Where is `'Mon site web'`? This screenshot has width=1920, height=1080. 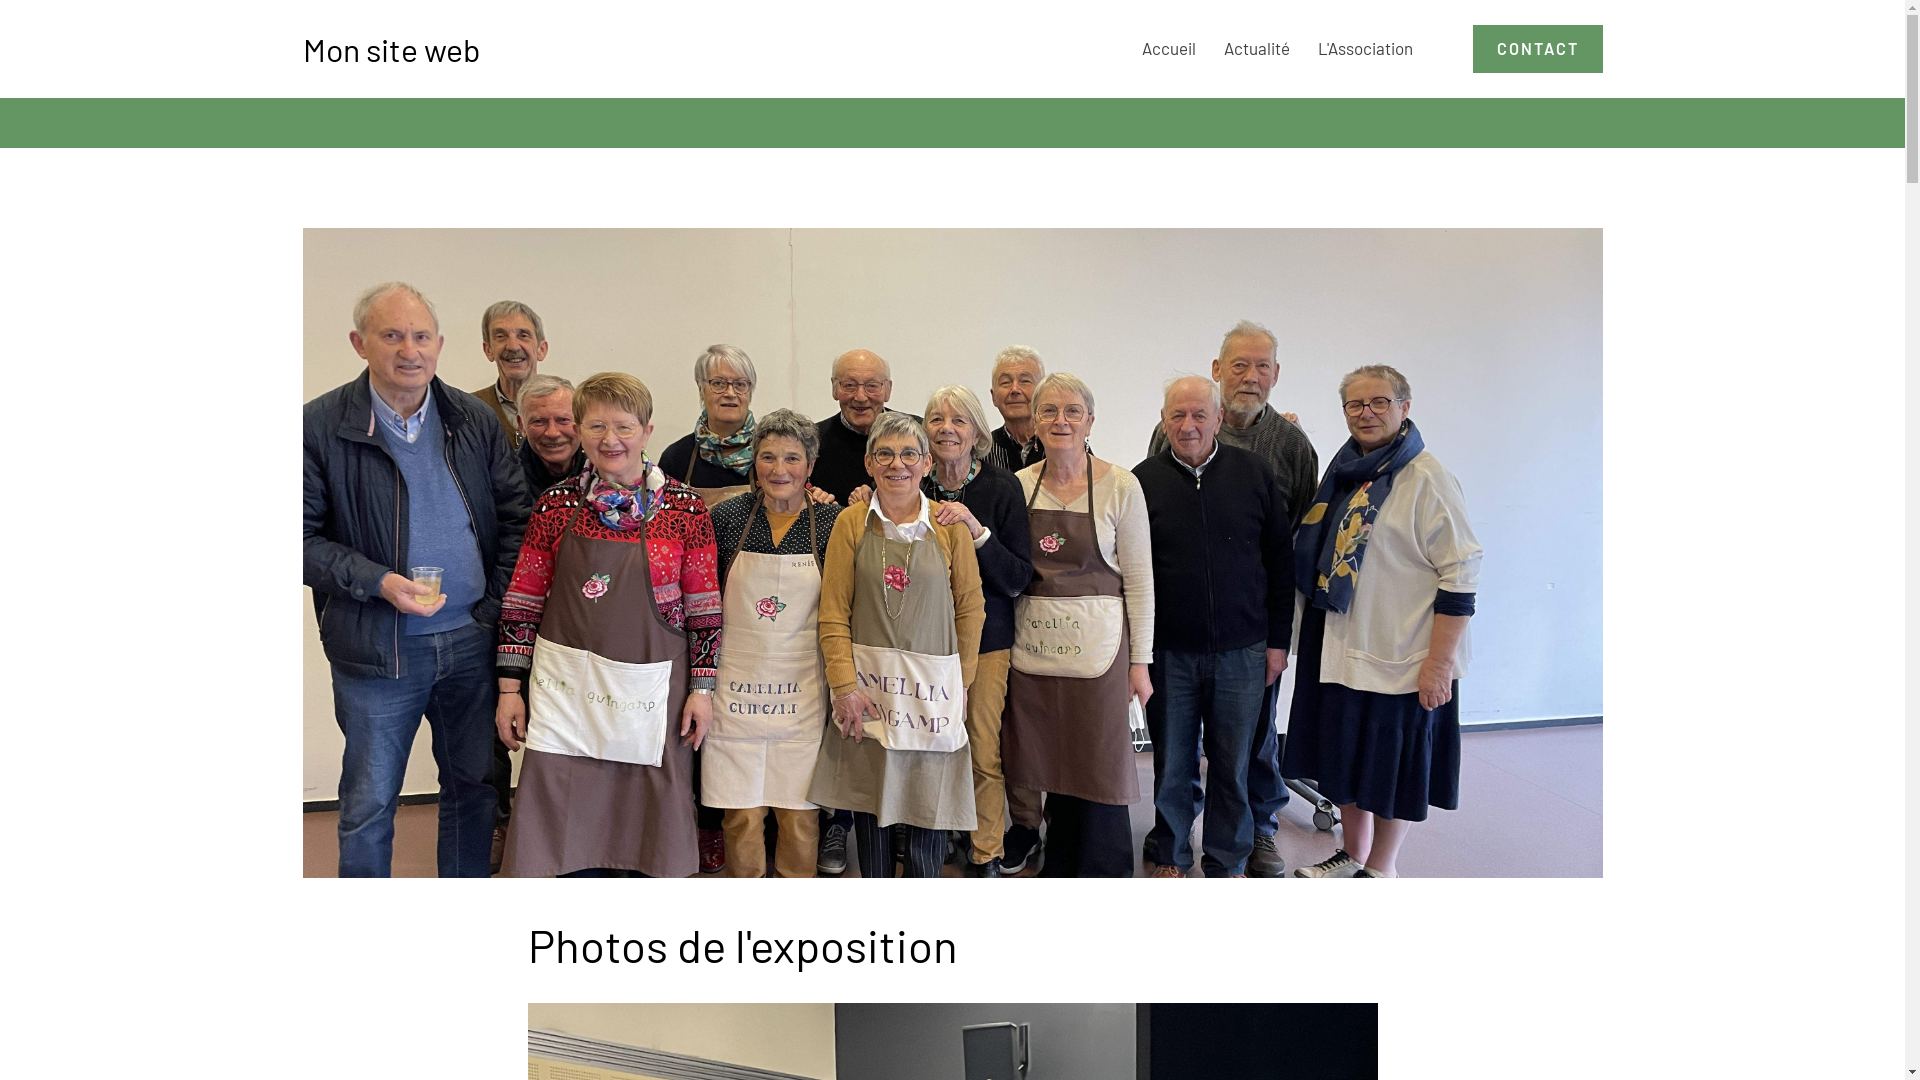 'Mon site web' is located at coordinates (390, 48).